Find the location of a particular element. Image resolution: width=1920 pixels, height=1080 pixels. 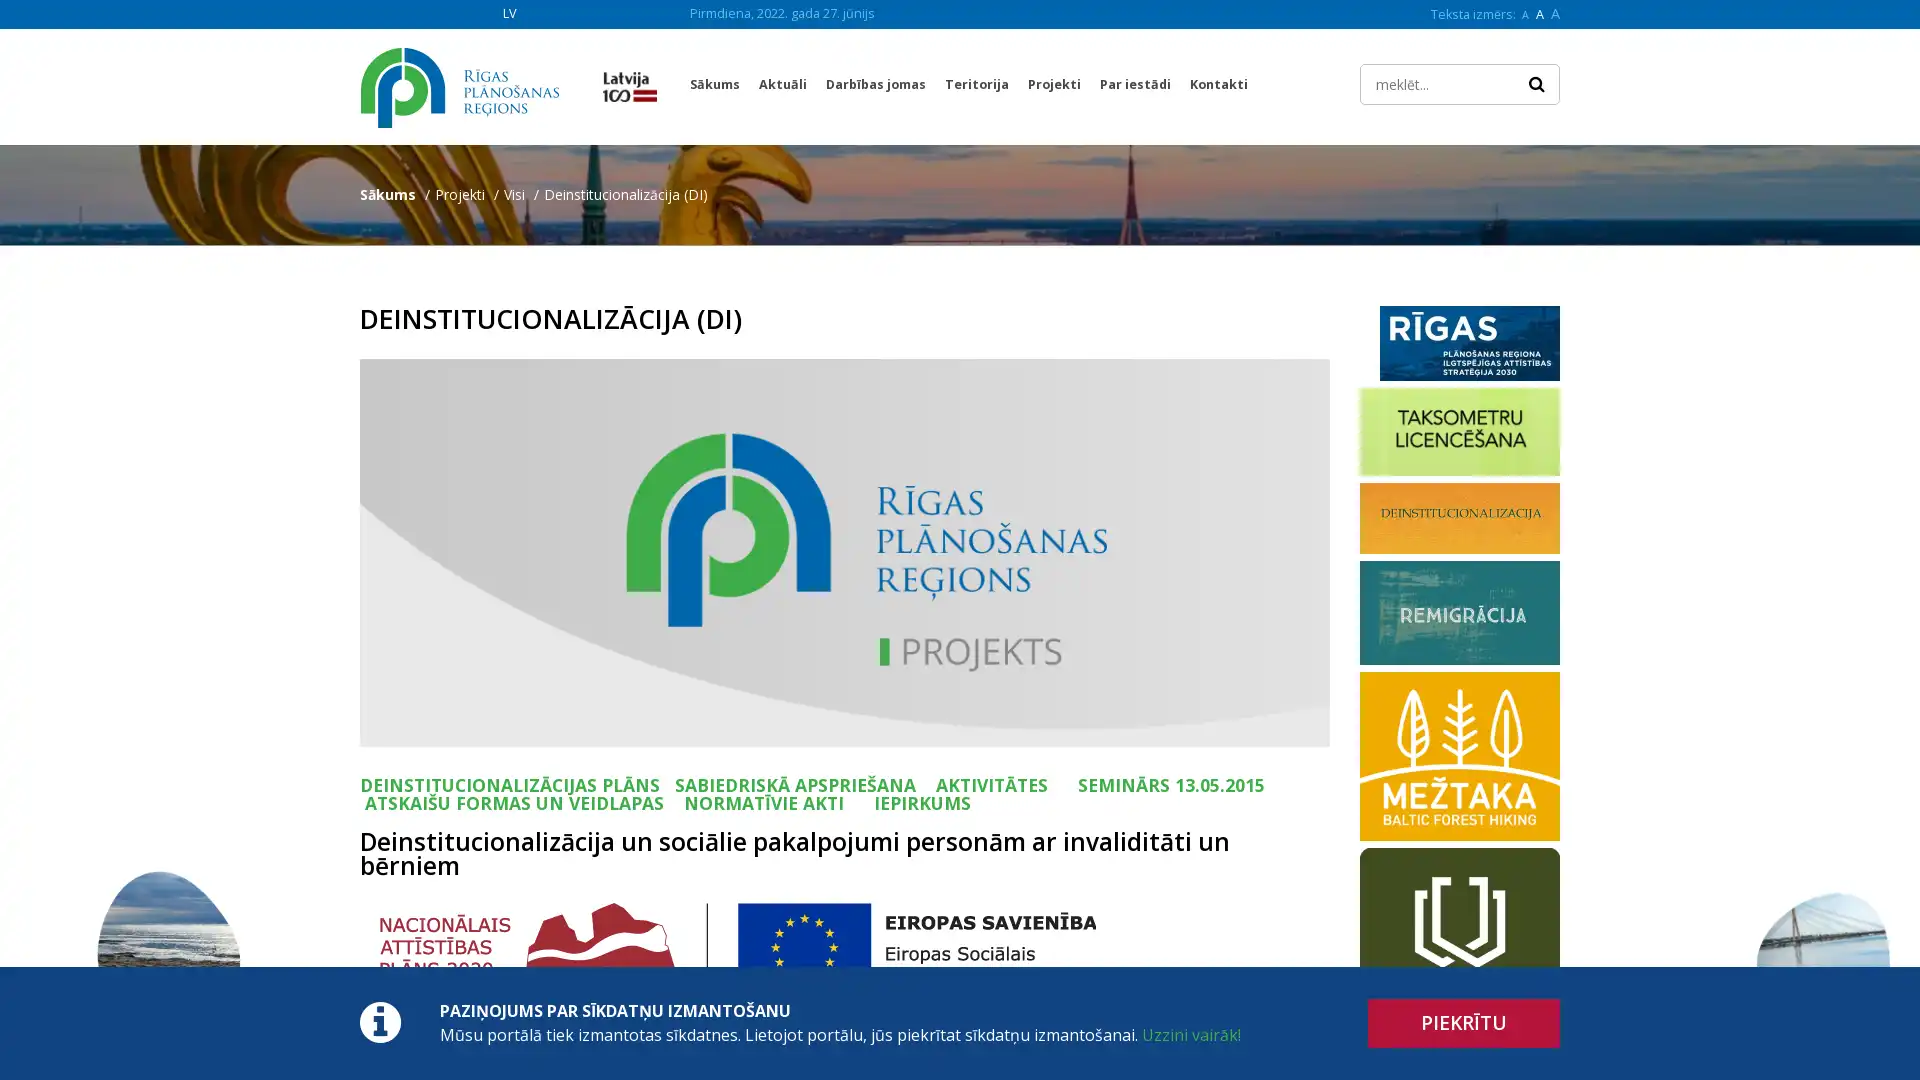

PIEKRITU is located at coordinates (1464, 1023).